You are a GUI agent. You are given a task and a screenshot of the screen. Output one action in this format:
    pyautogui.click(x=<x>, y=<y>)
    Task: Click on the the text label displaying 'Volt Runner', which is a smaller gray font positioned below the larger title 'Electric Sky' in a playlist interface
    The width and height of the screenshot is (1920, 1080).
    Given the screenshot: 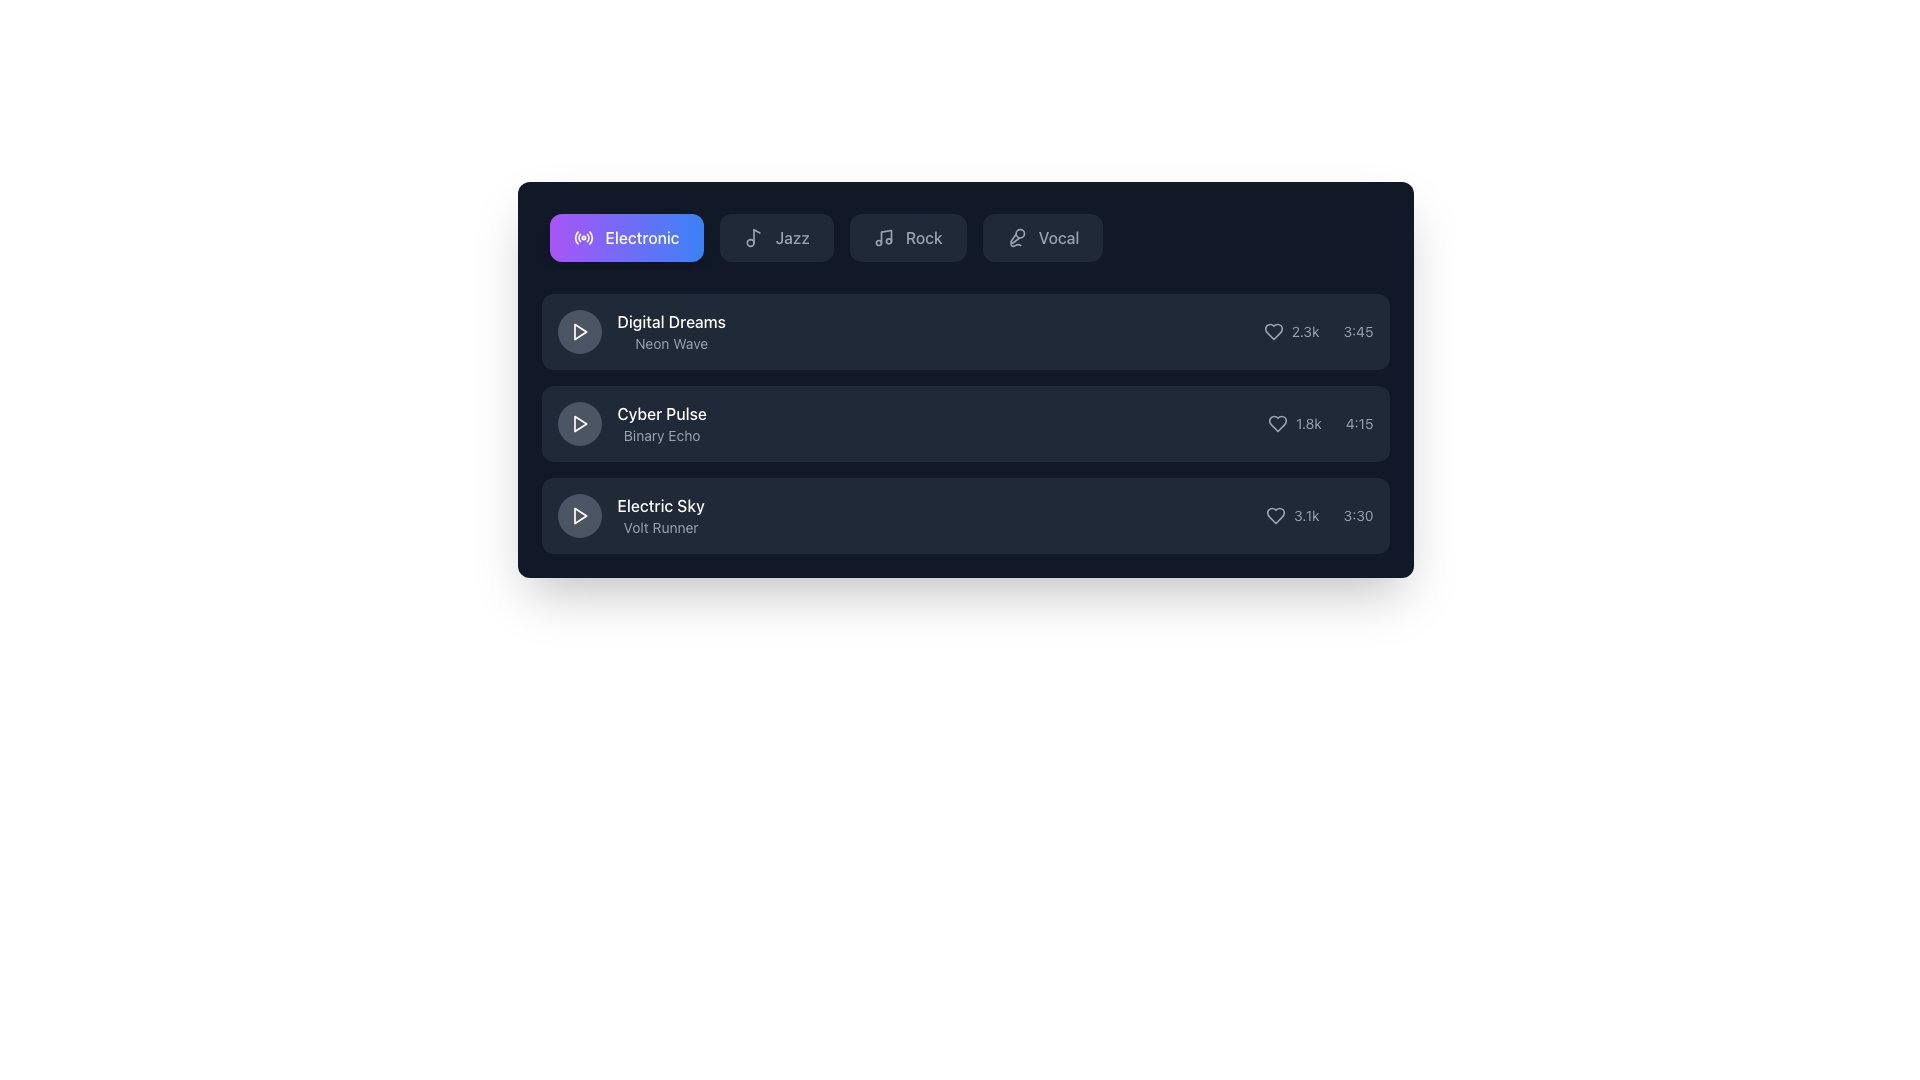 What is the action you would take?
    pyautogui.click(x=661, y=527)
    